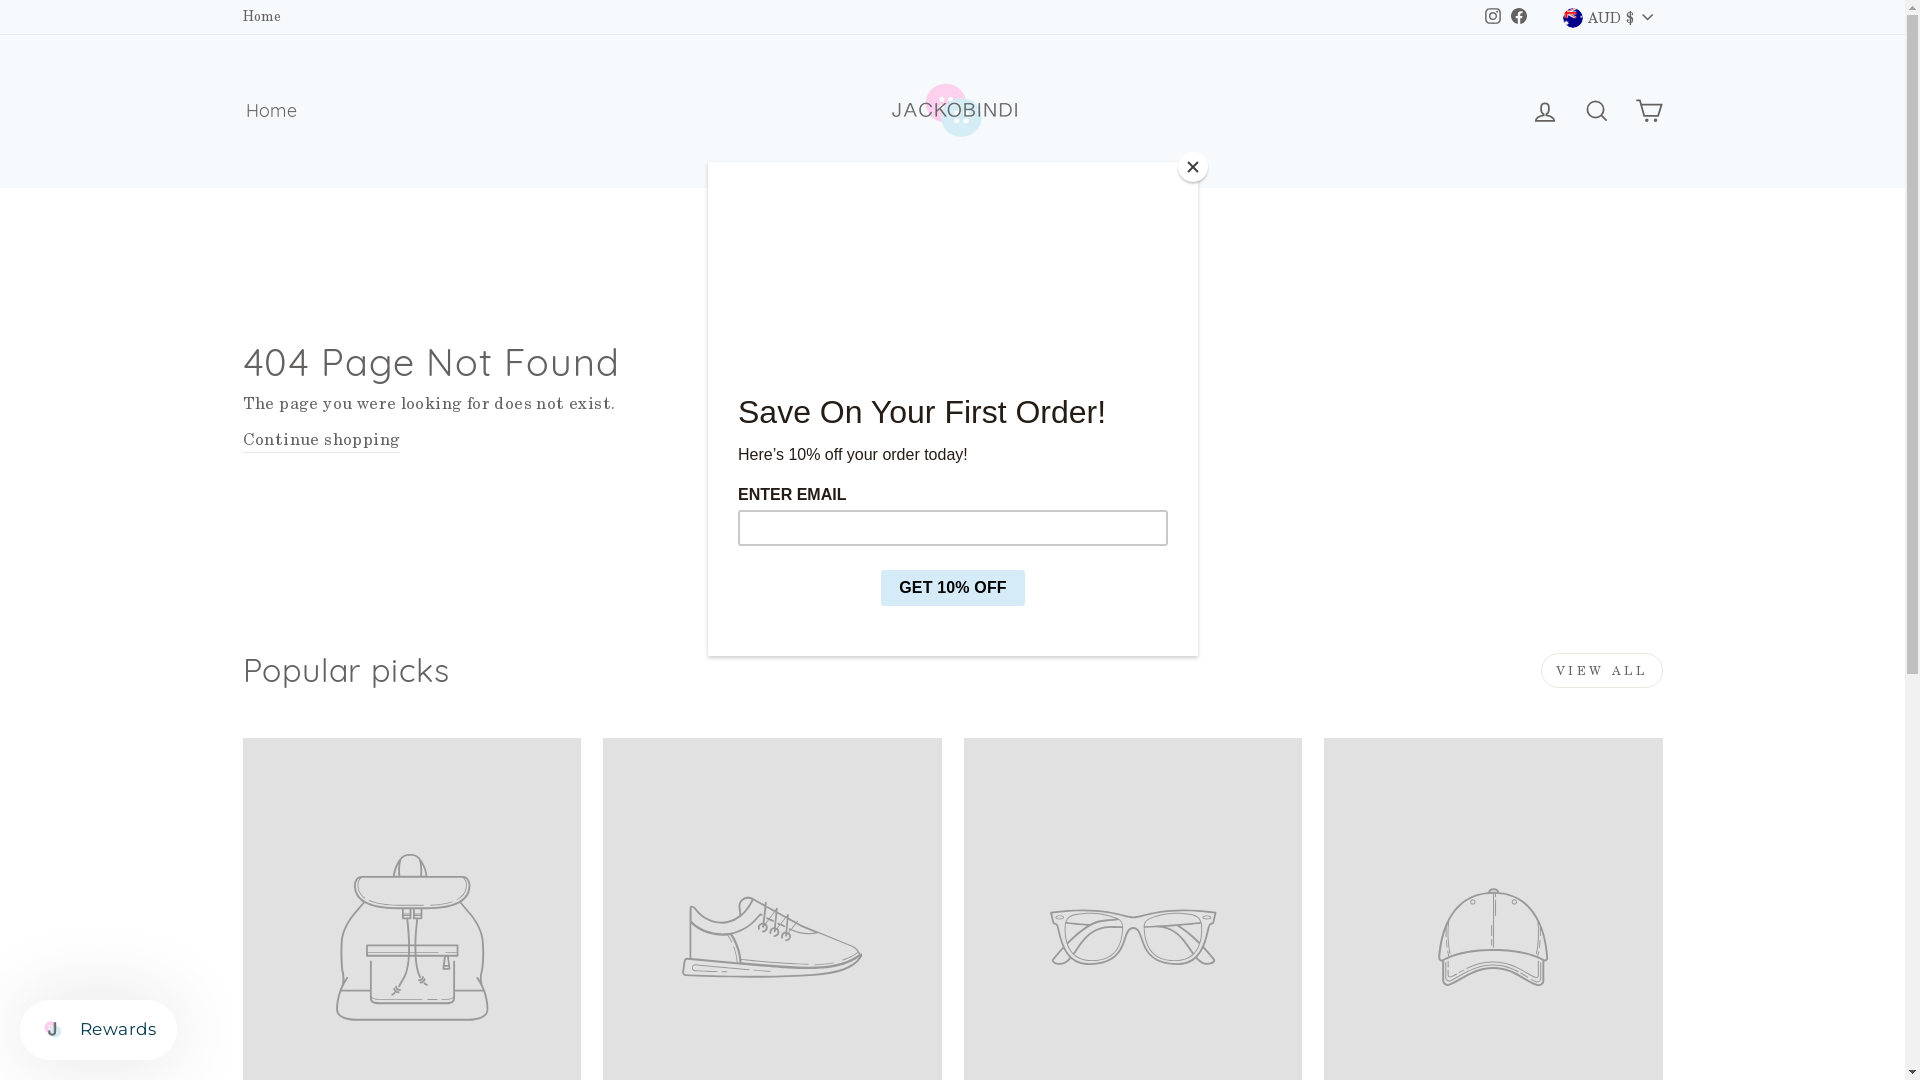 The width and height of the screenshot is (1920, 1080). Describe the element at coordinates (269, 111) in the screenshot. I see `'Home'` at that location.